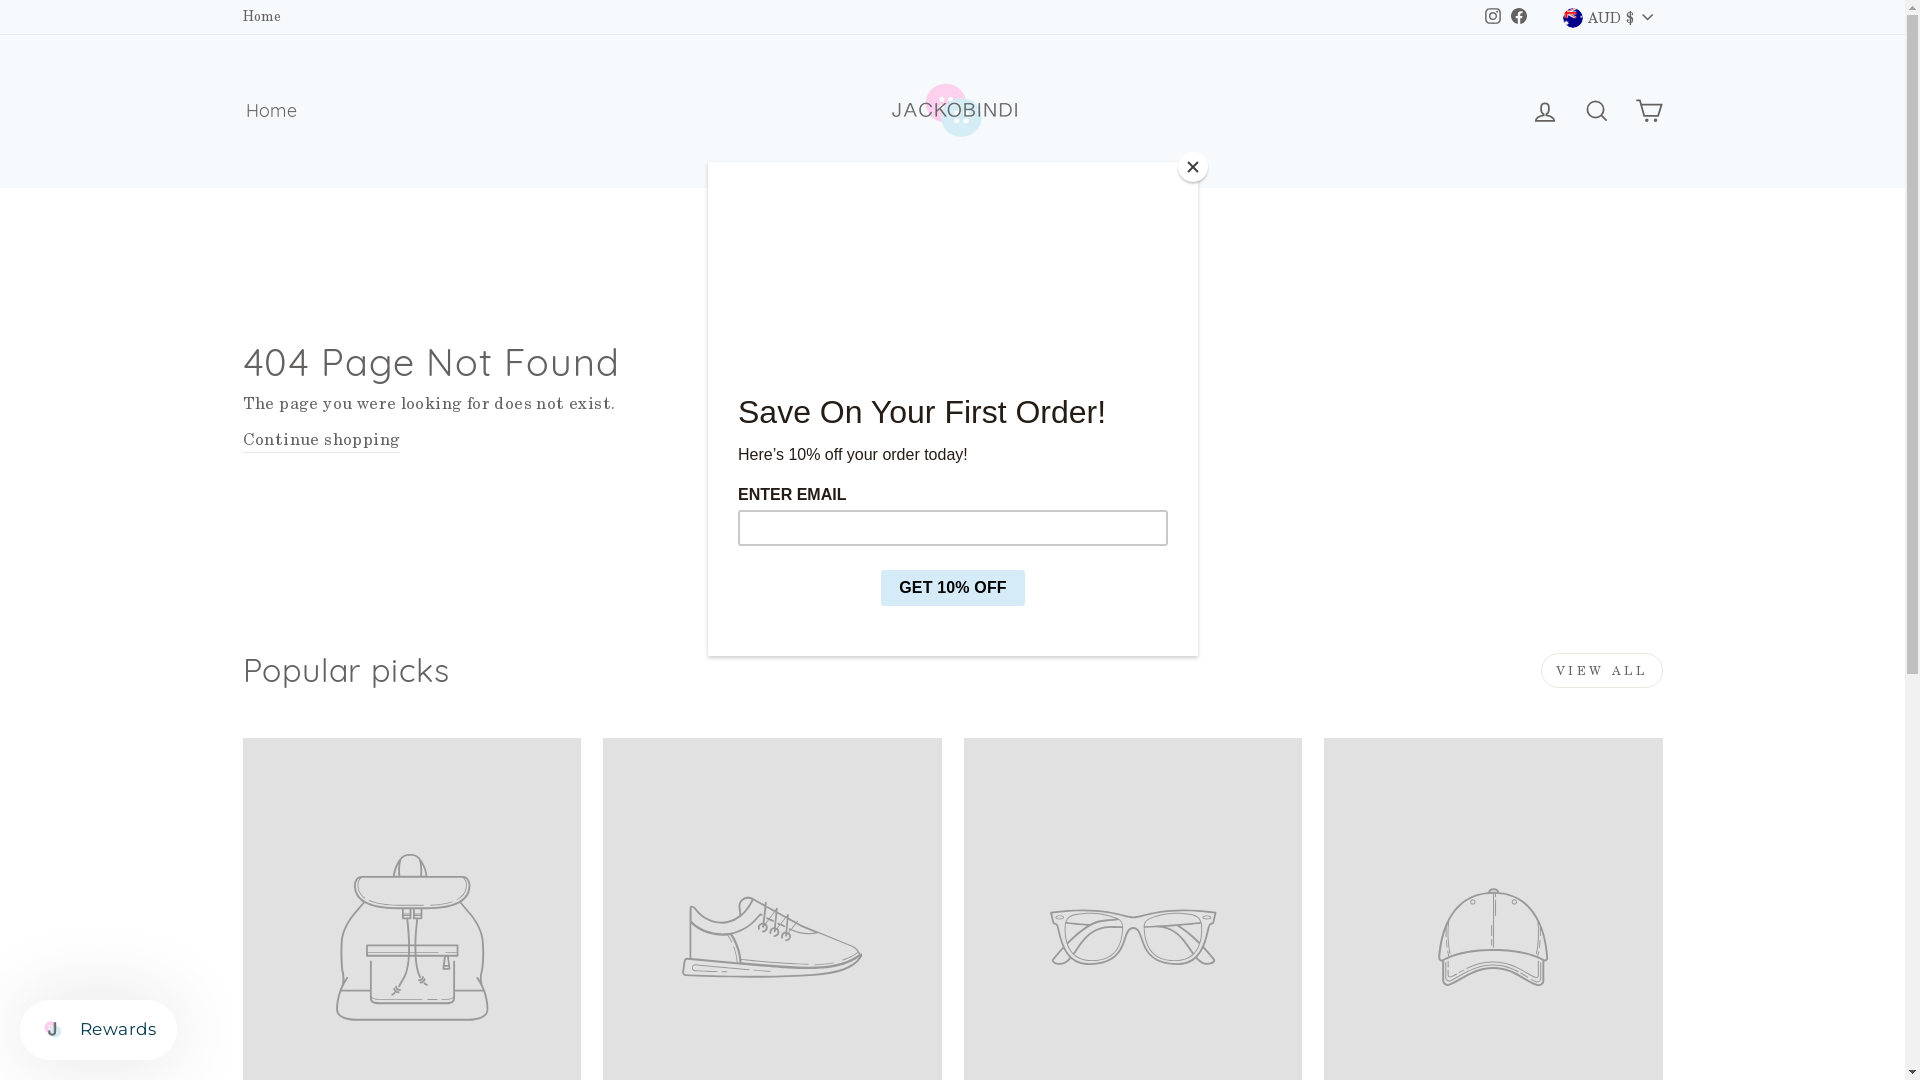 The width and height of the screenshot is (1920, 1080). Describe the element at coordinates (269, 111) in the screenshot. I see `'Home'` at that location.